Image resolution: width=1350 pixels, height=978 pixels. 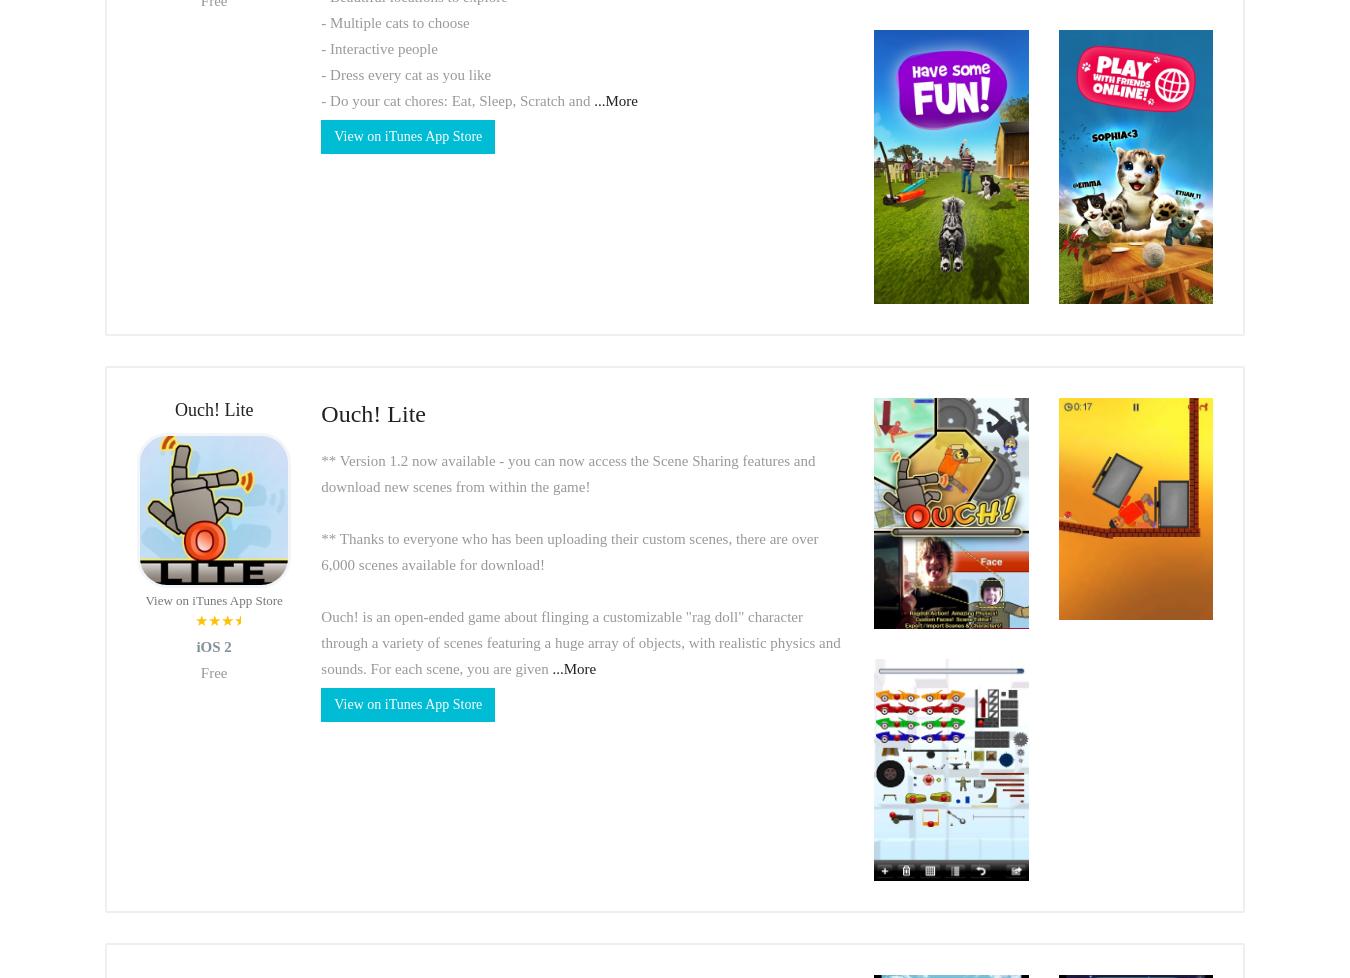 I want to click on 'Free', so click(x=199, y=672).